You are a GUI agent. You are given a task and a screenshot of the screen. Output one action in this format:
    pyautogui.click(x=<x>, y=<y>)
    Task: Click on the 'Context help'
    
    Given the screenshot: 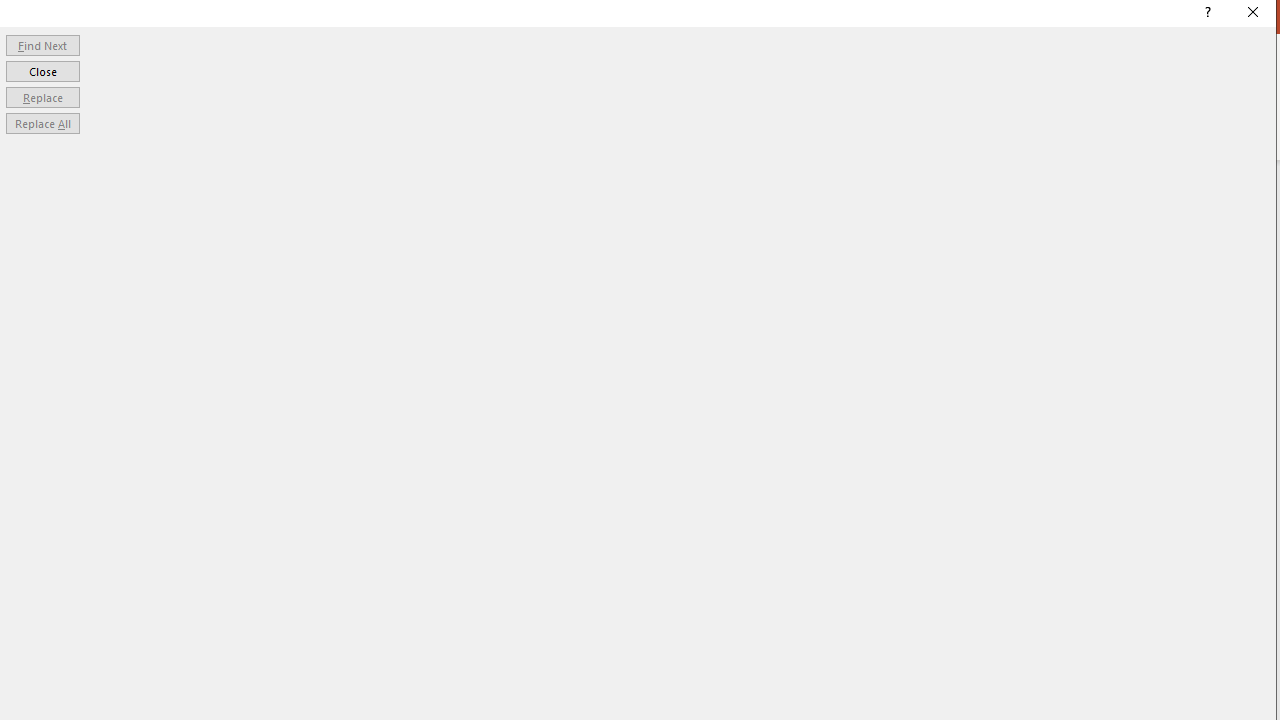 What is the action you would take?
    pyautogui.click(x=1205, y=15)
    